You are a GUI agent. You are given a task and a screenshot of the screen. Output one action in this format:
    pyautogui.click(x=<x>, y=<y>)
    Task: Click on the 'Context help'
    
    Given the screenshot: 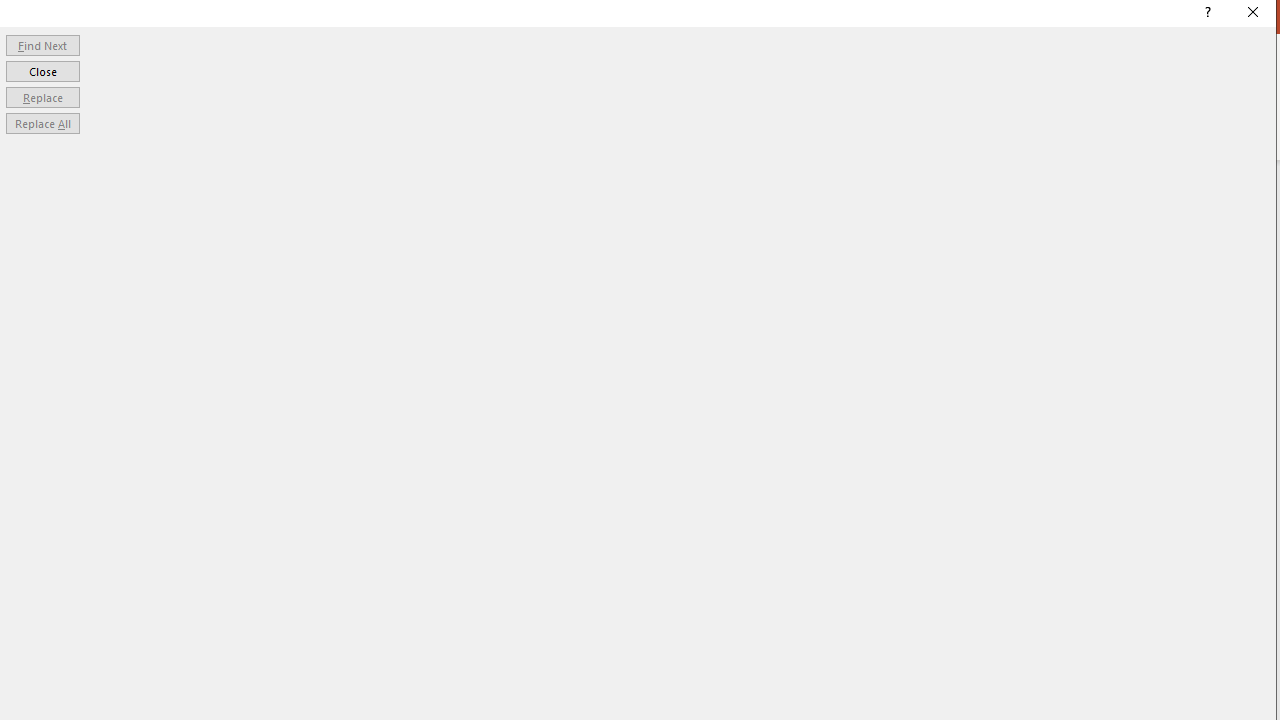 What is the action you would take?
    pyautogui.click(x=1205, y=15)
    